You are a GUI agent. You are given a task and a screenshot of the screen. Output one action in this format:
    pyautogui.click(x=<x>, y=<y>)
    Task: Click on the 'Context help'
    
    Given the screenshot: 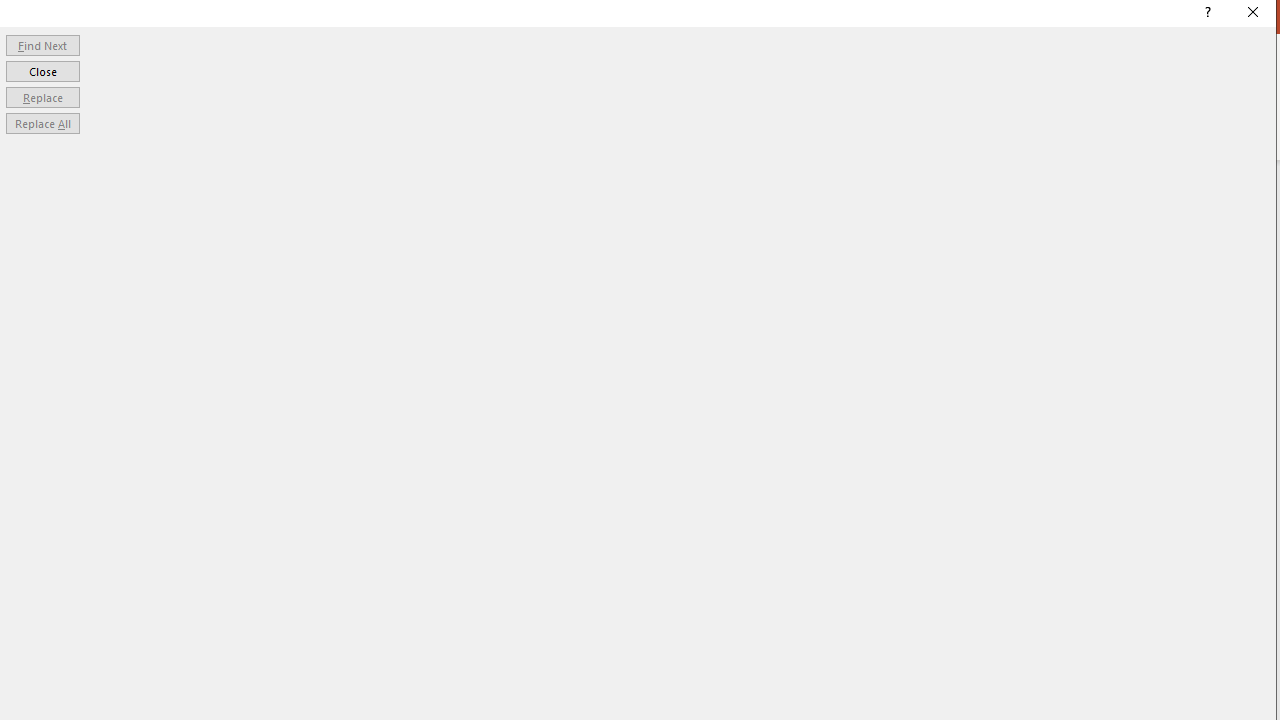 What is the action you would take?
    pyautogui.click(x=1205, y=15)
    